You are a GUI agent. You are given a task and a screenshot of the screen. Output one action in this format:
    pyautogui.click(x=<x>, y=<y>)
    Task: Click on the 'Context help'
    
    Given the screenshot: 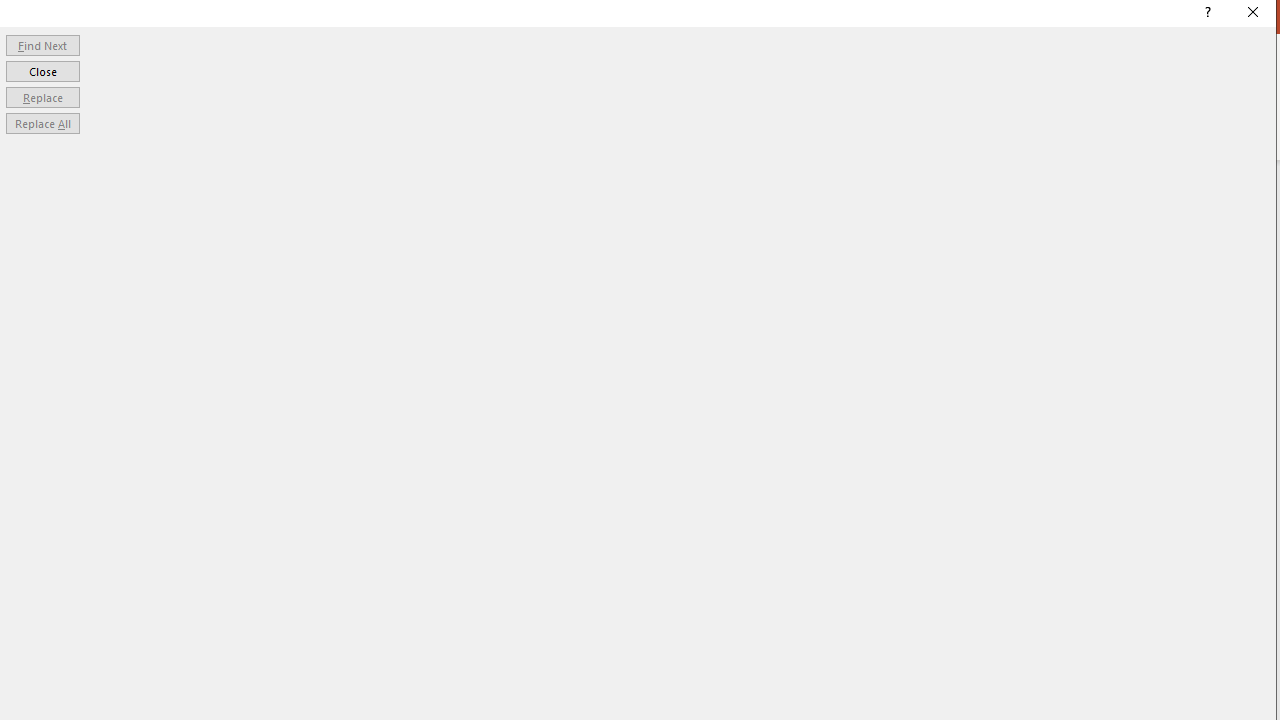 What is the action you would take?
    pyautogui.click(x=1205, y=15)
    